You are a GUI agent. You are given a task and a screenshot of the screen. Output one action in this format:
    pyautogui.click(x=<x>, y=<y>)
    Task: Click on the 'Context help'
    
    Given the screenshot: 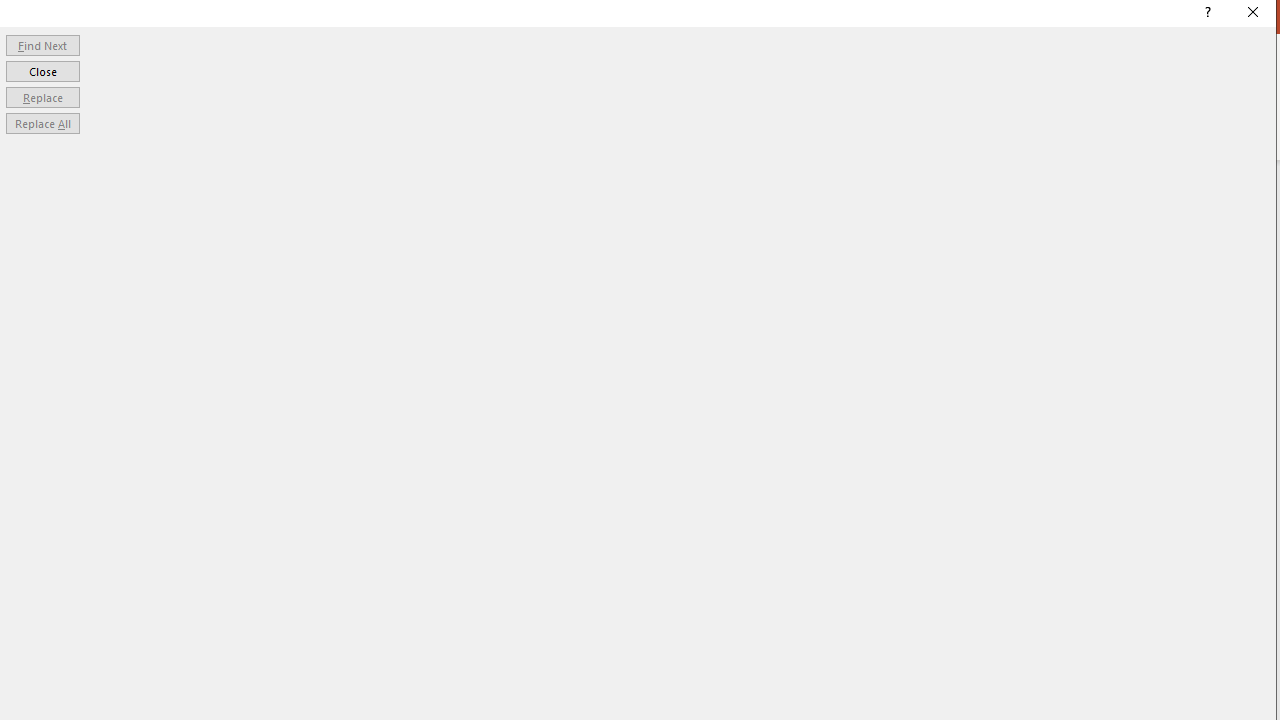 What is the action you would take?
    pyautogui.click(x=1205, y=15)
    